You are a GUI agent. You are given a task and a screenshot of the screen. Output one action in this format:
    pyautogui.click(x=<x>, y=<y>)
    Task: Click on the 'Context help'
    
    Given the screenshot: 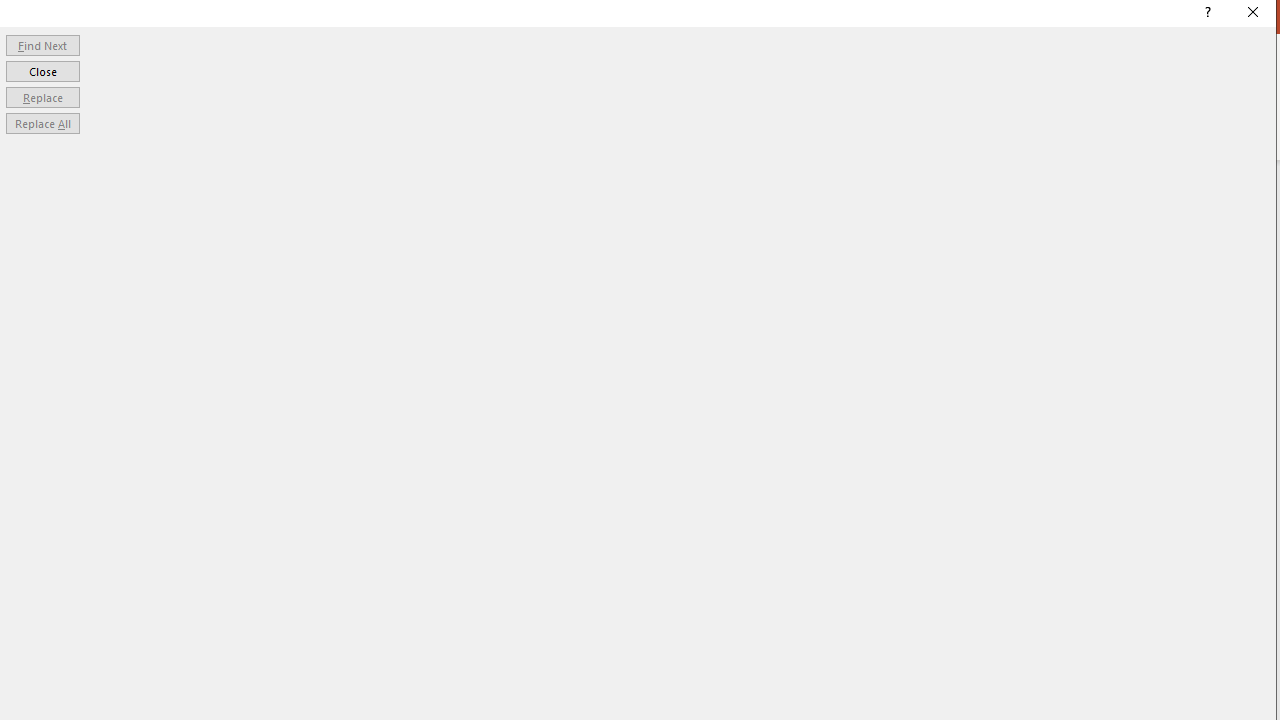 What is the action you would take?
    pyautogui.click(x=1205, y=15)
    